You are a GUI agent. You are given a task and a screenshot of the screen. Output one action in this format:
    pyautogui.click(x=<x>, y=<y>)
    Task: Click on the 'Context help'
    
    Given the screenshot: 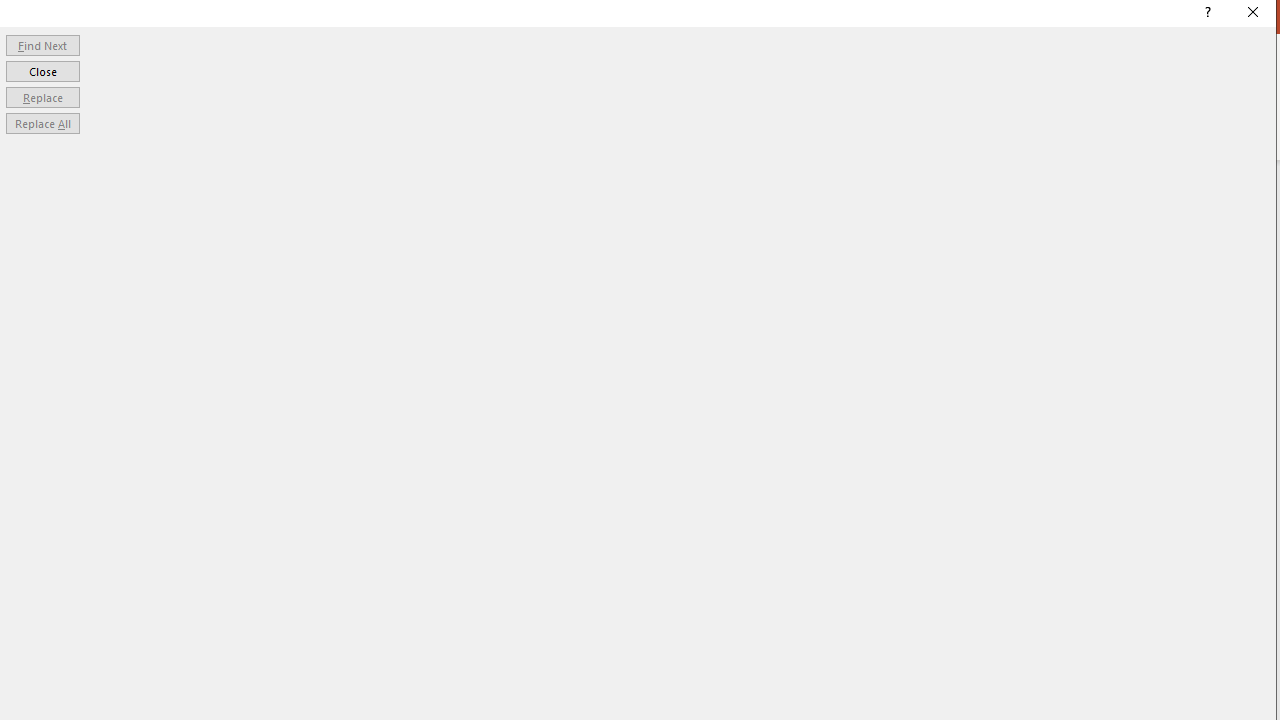 What is the action you would take?
    pyautogui.click(x=1205, y=15)
    